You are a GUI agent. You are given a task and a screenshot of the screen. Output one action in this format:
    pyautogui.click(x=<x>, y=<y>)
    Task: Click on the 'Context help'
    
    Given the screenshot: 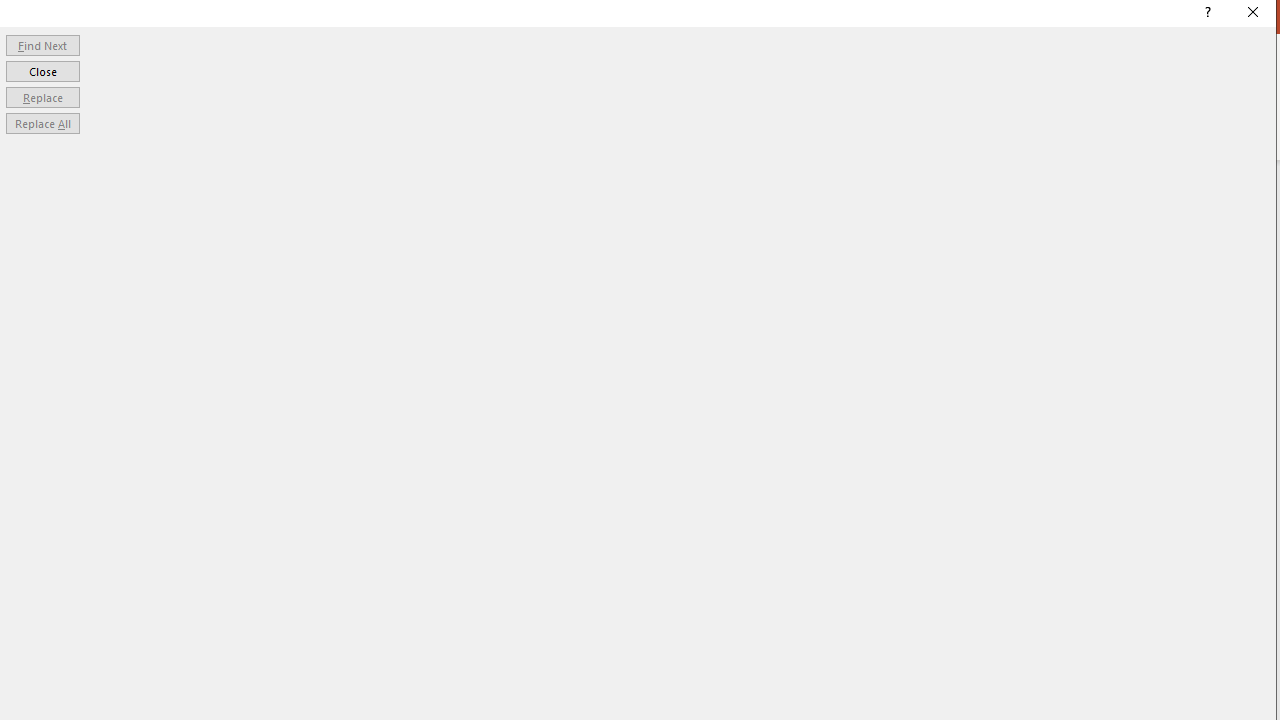 What is the action you would take?
    pyautogui.click(x=1205, y=15)
    